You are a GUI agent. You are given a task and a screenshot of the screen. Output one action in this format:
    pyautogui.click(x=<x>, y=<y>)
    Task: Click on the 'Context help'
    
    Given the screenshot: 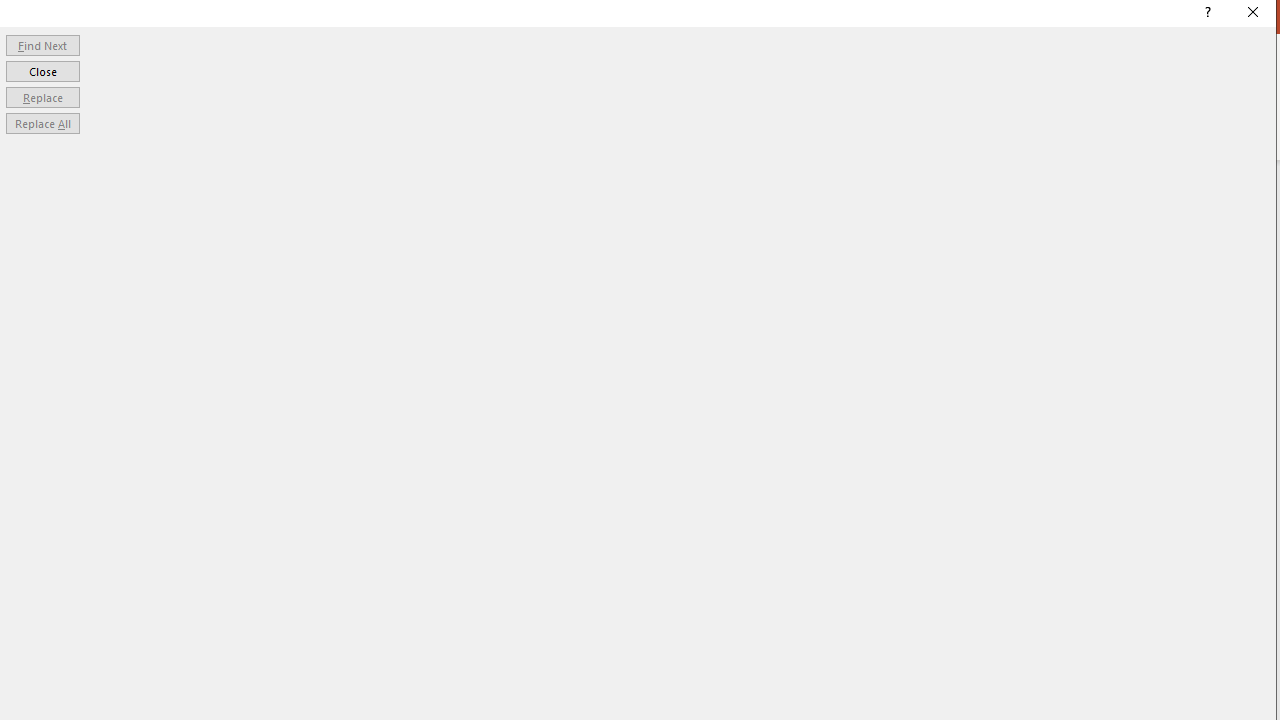 What is the action you would take?
    pyautogui.click(x=1205, y=15)
    